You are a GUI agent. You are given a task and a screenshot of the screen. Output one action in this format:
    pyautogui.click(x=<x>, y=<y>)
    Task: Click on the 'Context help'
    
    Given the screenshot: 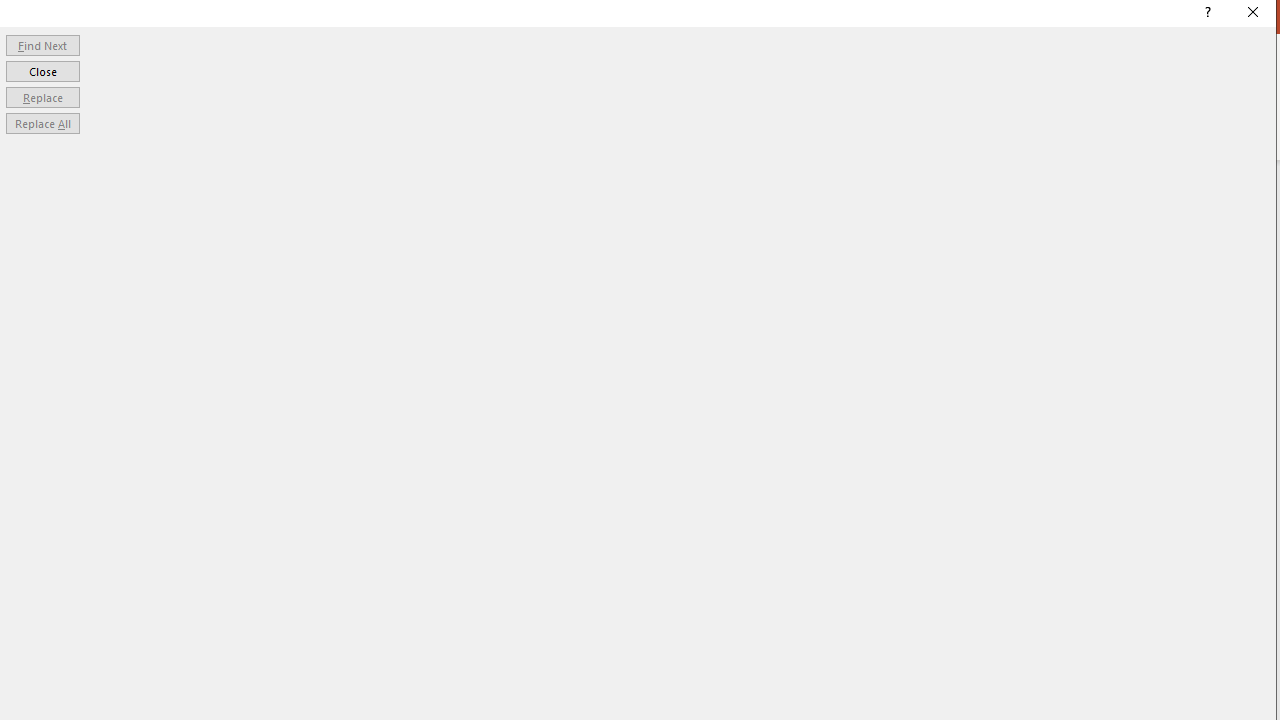 What is the action you would take?
    pyautogui.click(x=1205, y=15)
    